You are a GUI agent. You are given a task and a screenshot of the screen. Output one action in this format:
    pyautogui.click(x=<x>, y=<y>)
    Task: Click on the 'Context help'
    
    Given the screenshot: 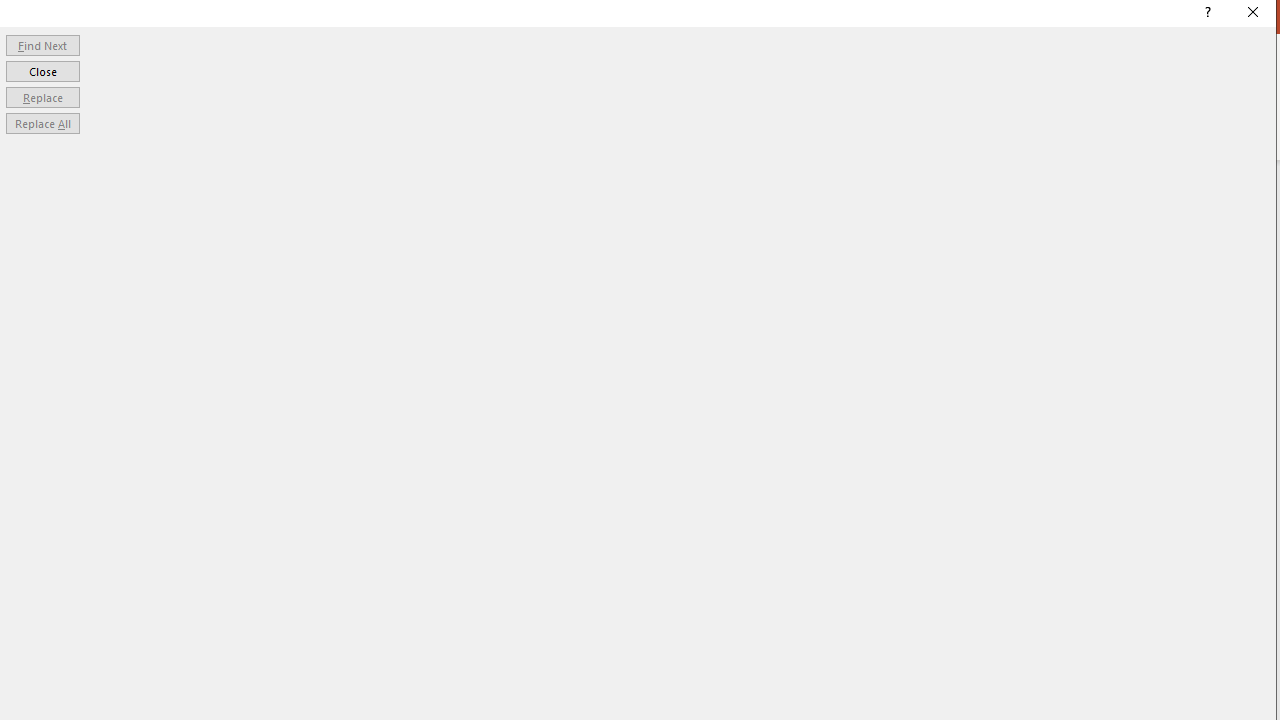 What is the action you would take?
    pyautogui.click(x=1205, y=15)
    